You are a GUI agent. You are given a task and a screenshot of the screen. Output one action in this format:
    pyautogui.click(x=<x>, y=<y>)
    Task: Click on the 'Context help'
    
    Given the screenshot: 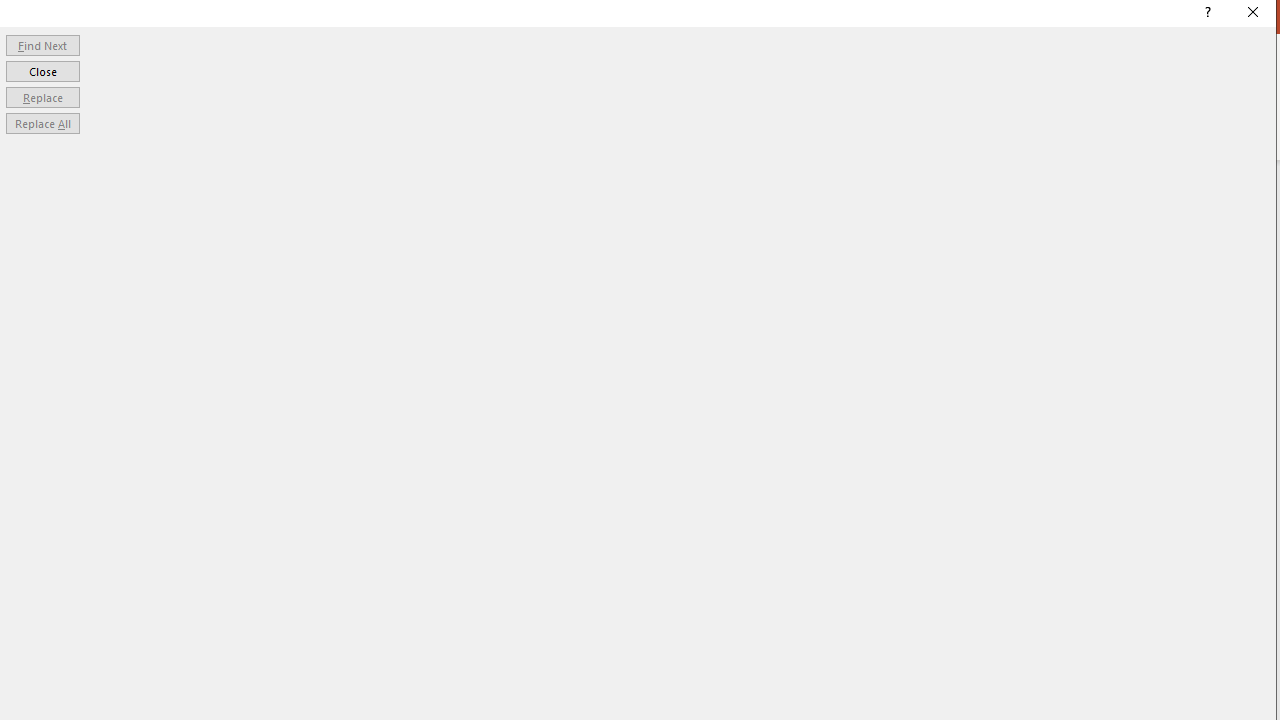 What is the action you would take?
    pyautogui.click(x=1205, y=15)
    